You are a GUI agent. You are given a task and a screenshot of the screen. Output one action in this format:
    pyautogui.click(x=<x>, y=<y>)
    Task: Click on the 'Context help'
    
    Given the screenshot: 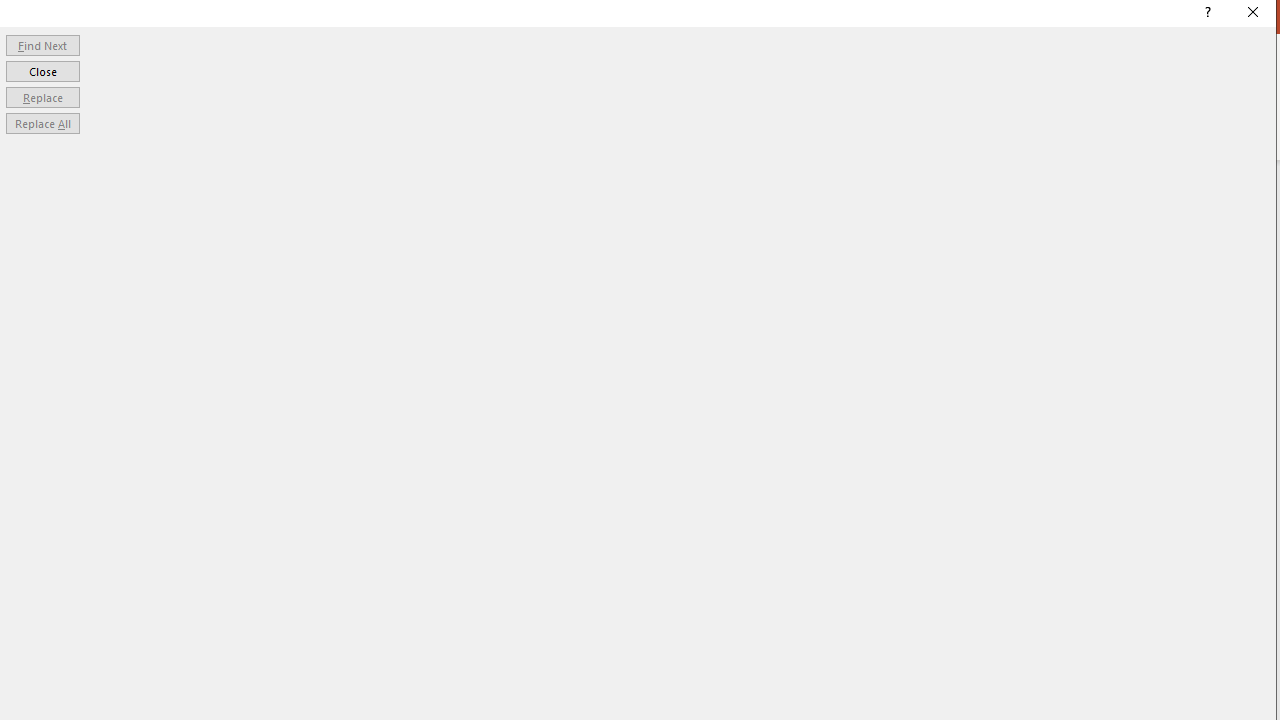 What is the action you would take?
    pyautogui.click(x=1205, y=15)
    